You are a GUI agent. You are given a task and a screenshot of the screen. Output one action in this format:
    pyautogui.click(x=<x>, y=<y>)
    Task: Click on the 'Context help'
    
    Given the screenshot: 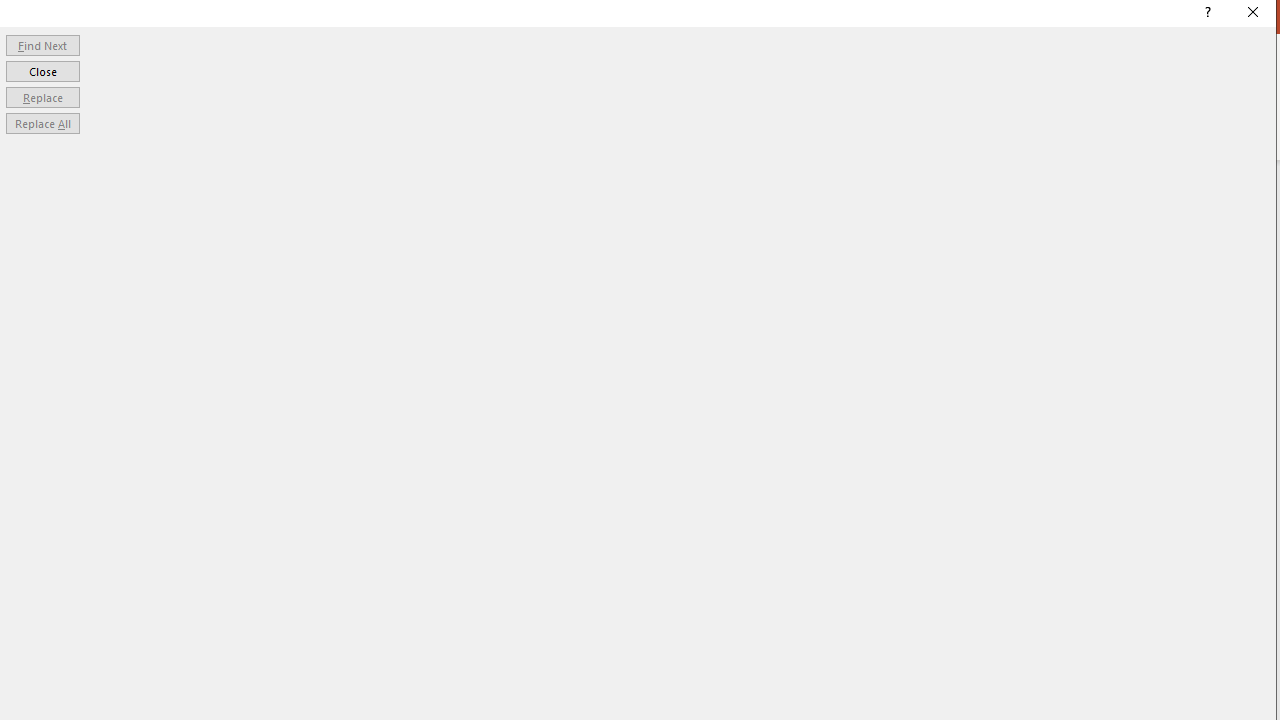 What is the action you would take?
    pyautogui.click(x=1205, y=15)
    